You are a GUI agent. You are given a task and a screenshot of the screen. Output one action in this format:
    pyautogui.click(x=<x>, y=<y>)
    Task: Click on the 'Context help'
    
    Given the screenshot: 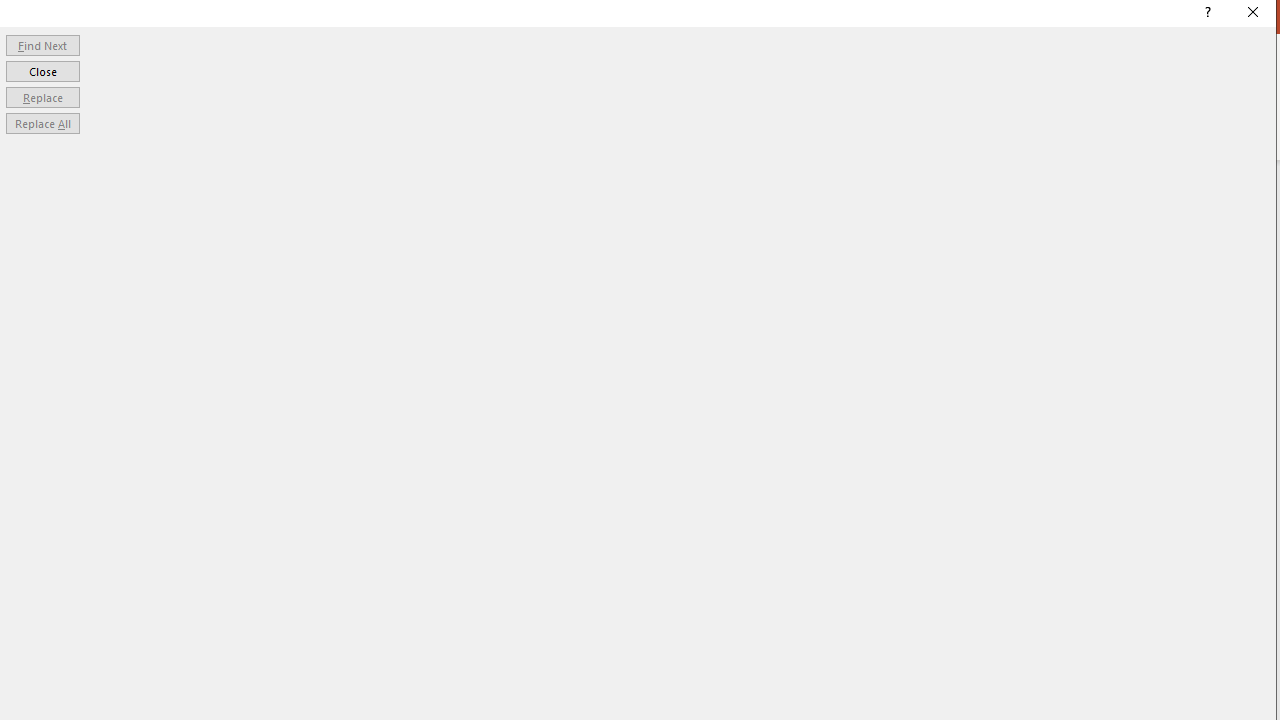 What is the action you would take?
    pyautogui.click(x=1205, y=15)
    